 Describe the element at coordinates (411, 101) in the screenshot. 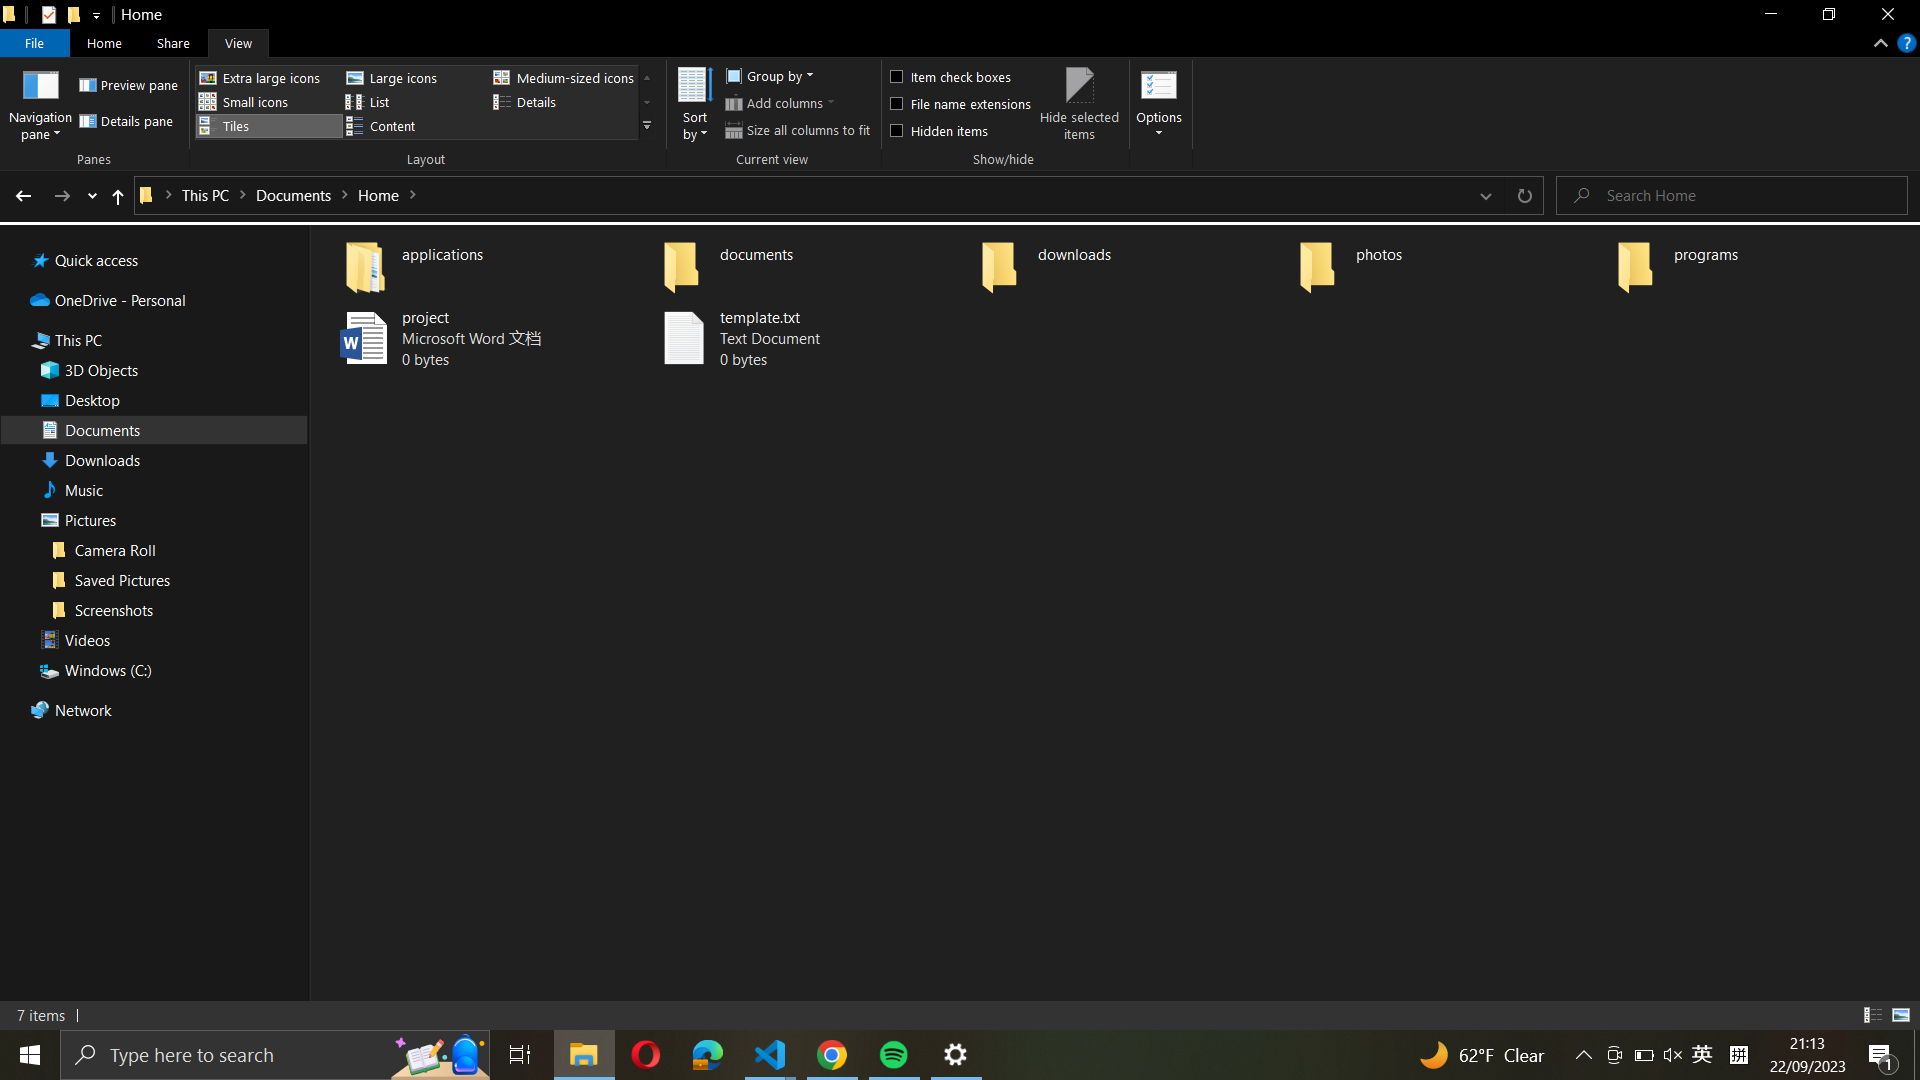

I see `Change the folder layout mode to list form` at that location.